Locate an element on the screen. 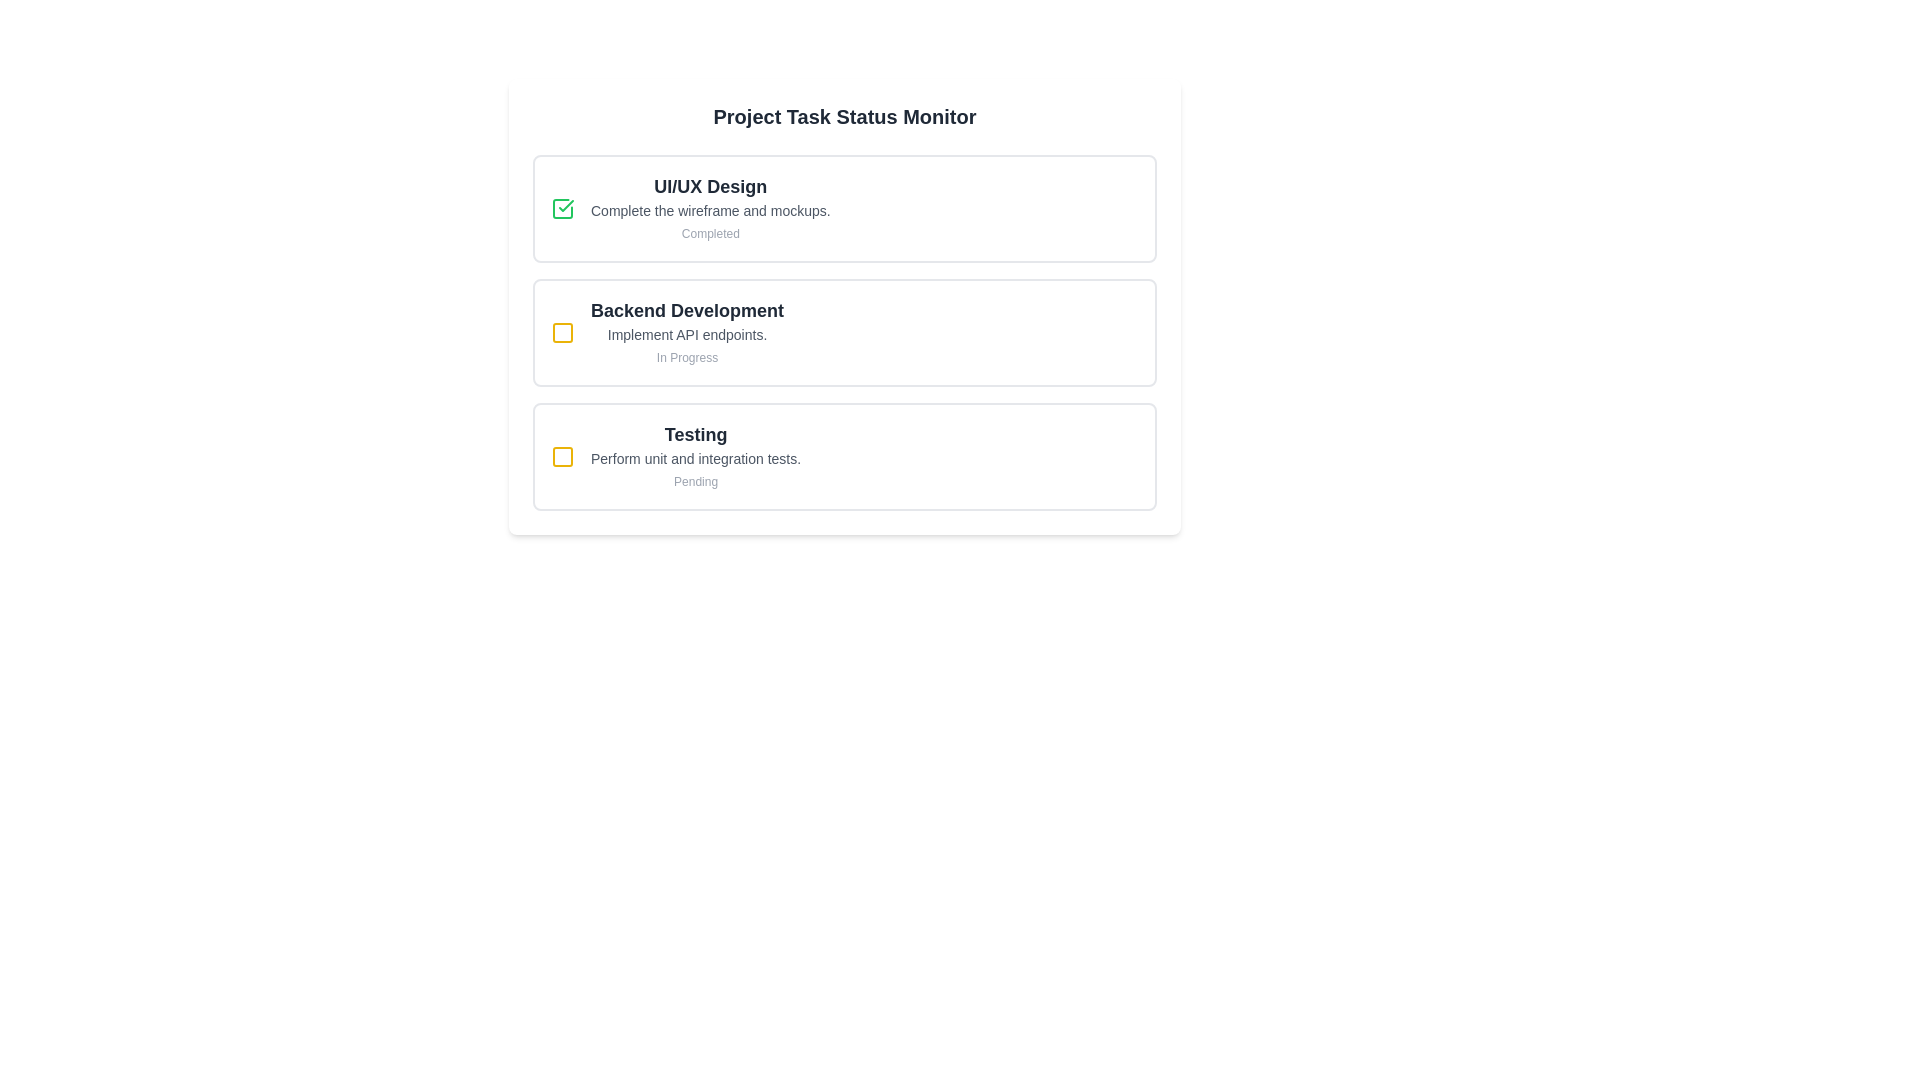 This screenshot has width=1920, height=1080. the Text label indicating the current progress status of the 'Backend Development' task, which is positioned under the description 'Implement API endpoints.' is located at coordinates (687, 357).